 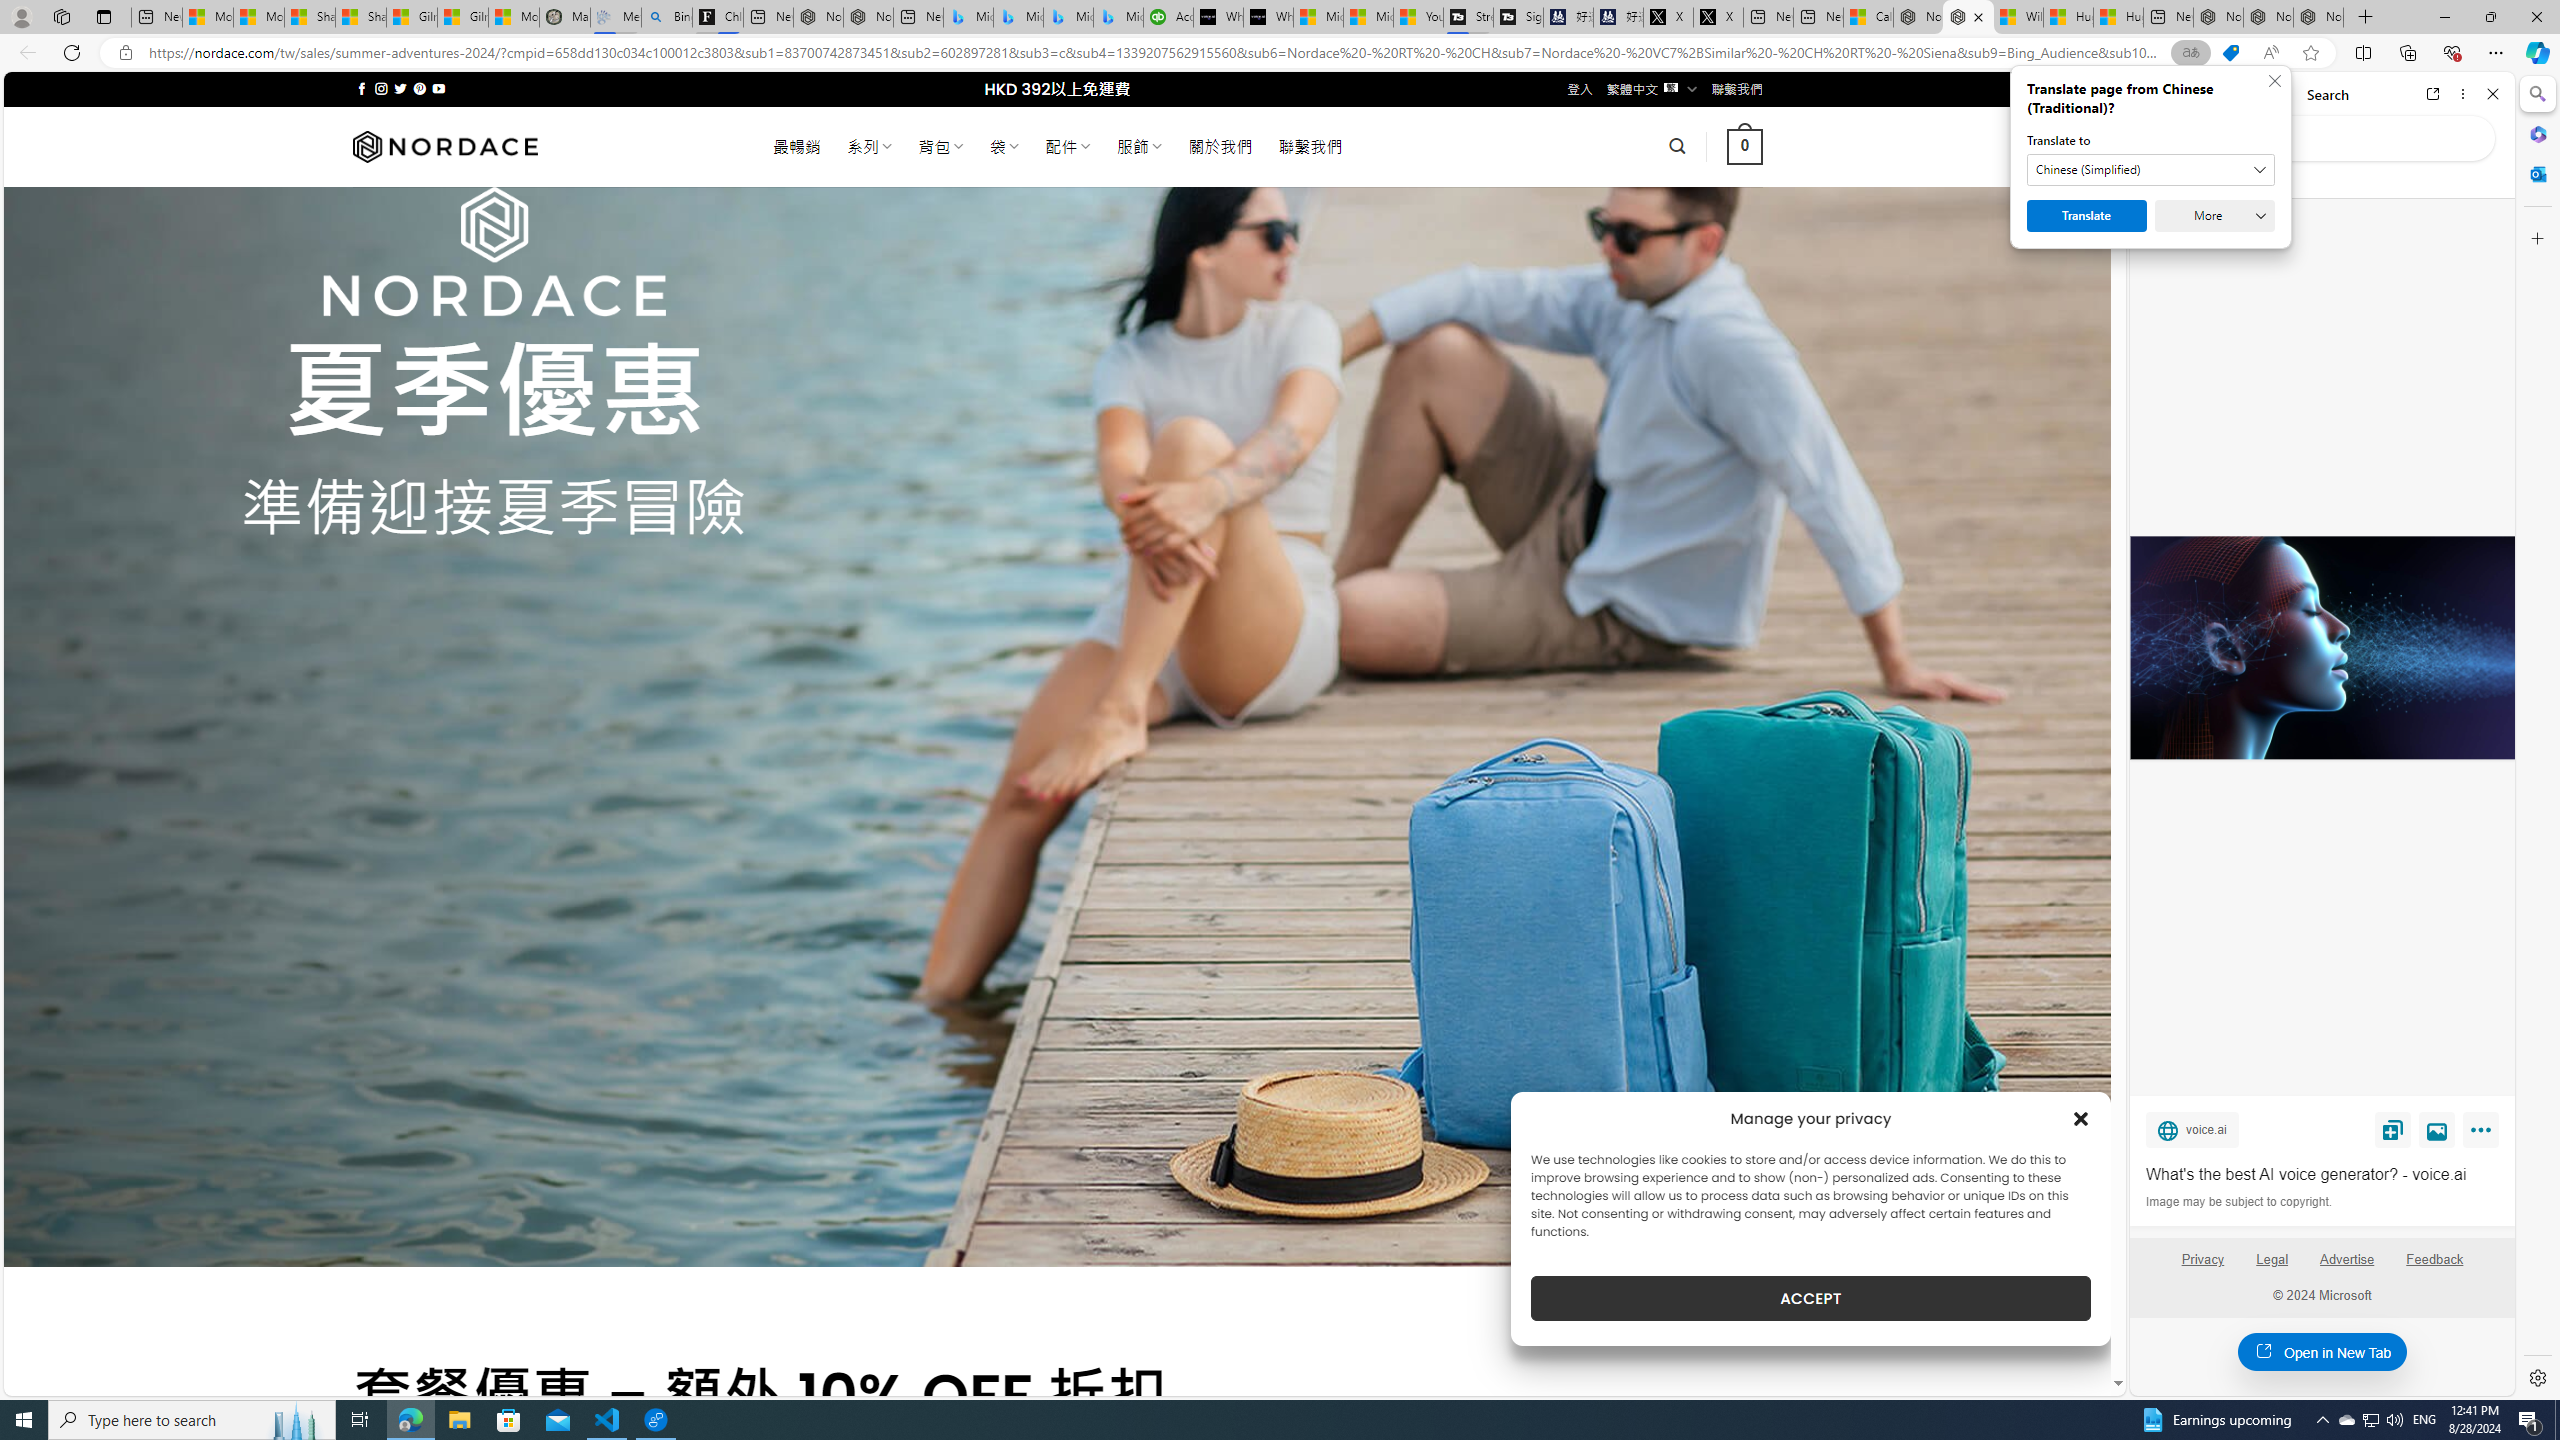 I want to click on 'Wildlife - MSN', so click(x=2017, y=16).